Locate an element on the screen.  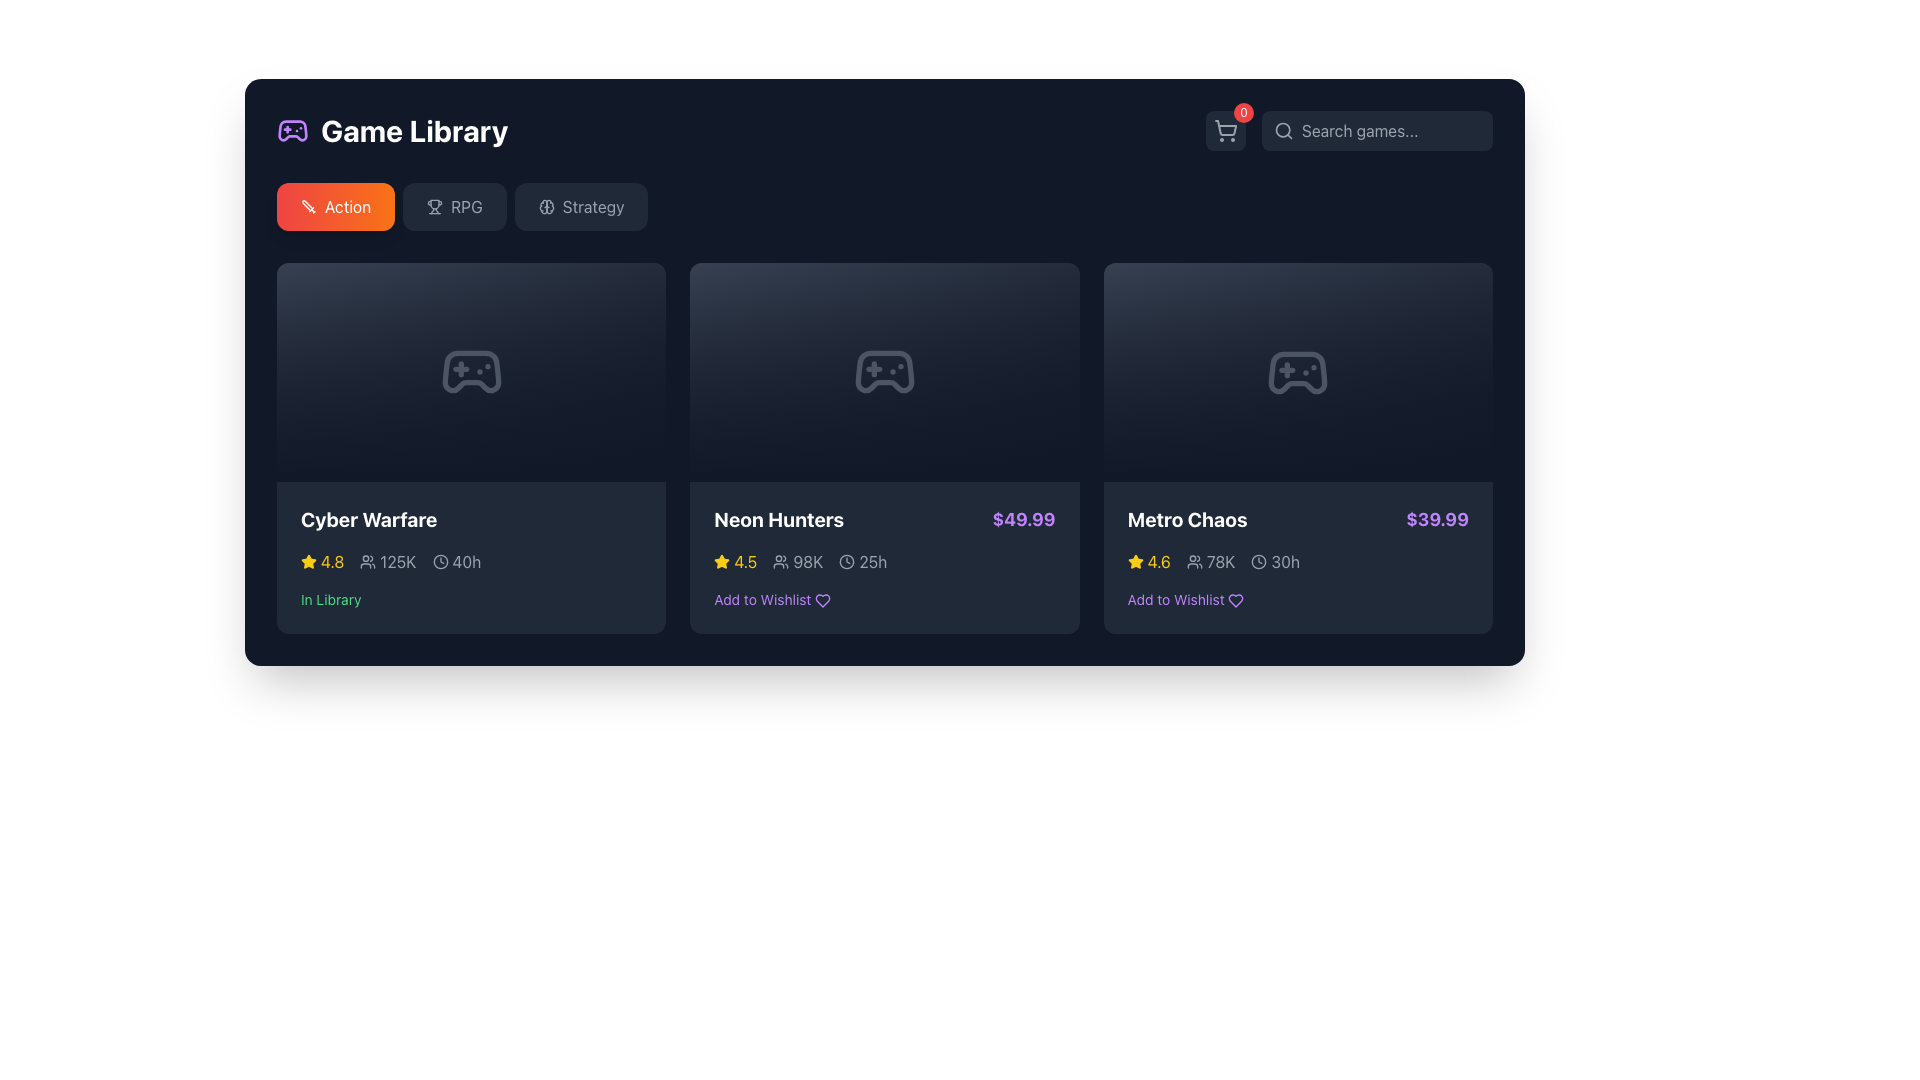
the link with icon located in the lower section of the last card in the Metro Chaos row is located at coordinates (1185, 599).